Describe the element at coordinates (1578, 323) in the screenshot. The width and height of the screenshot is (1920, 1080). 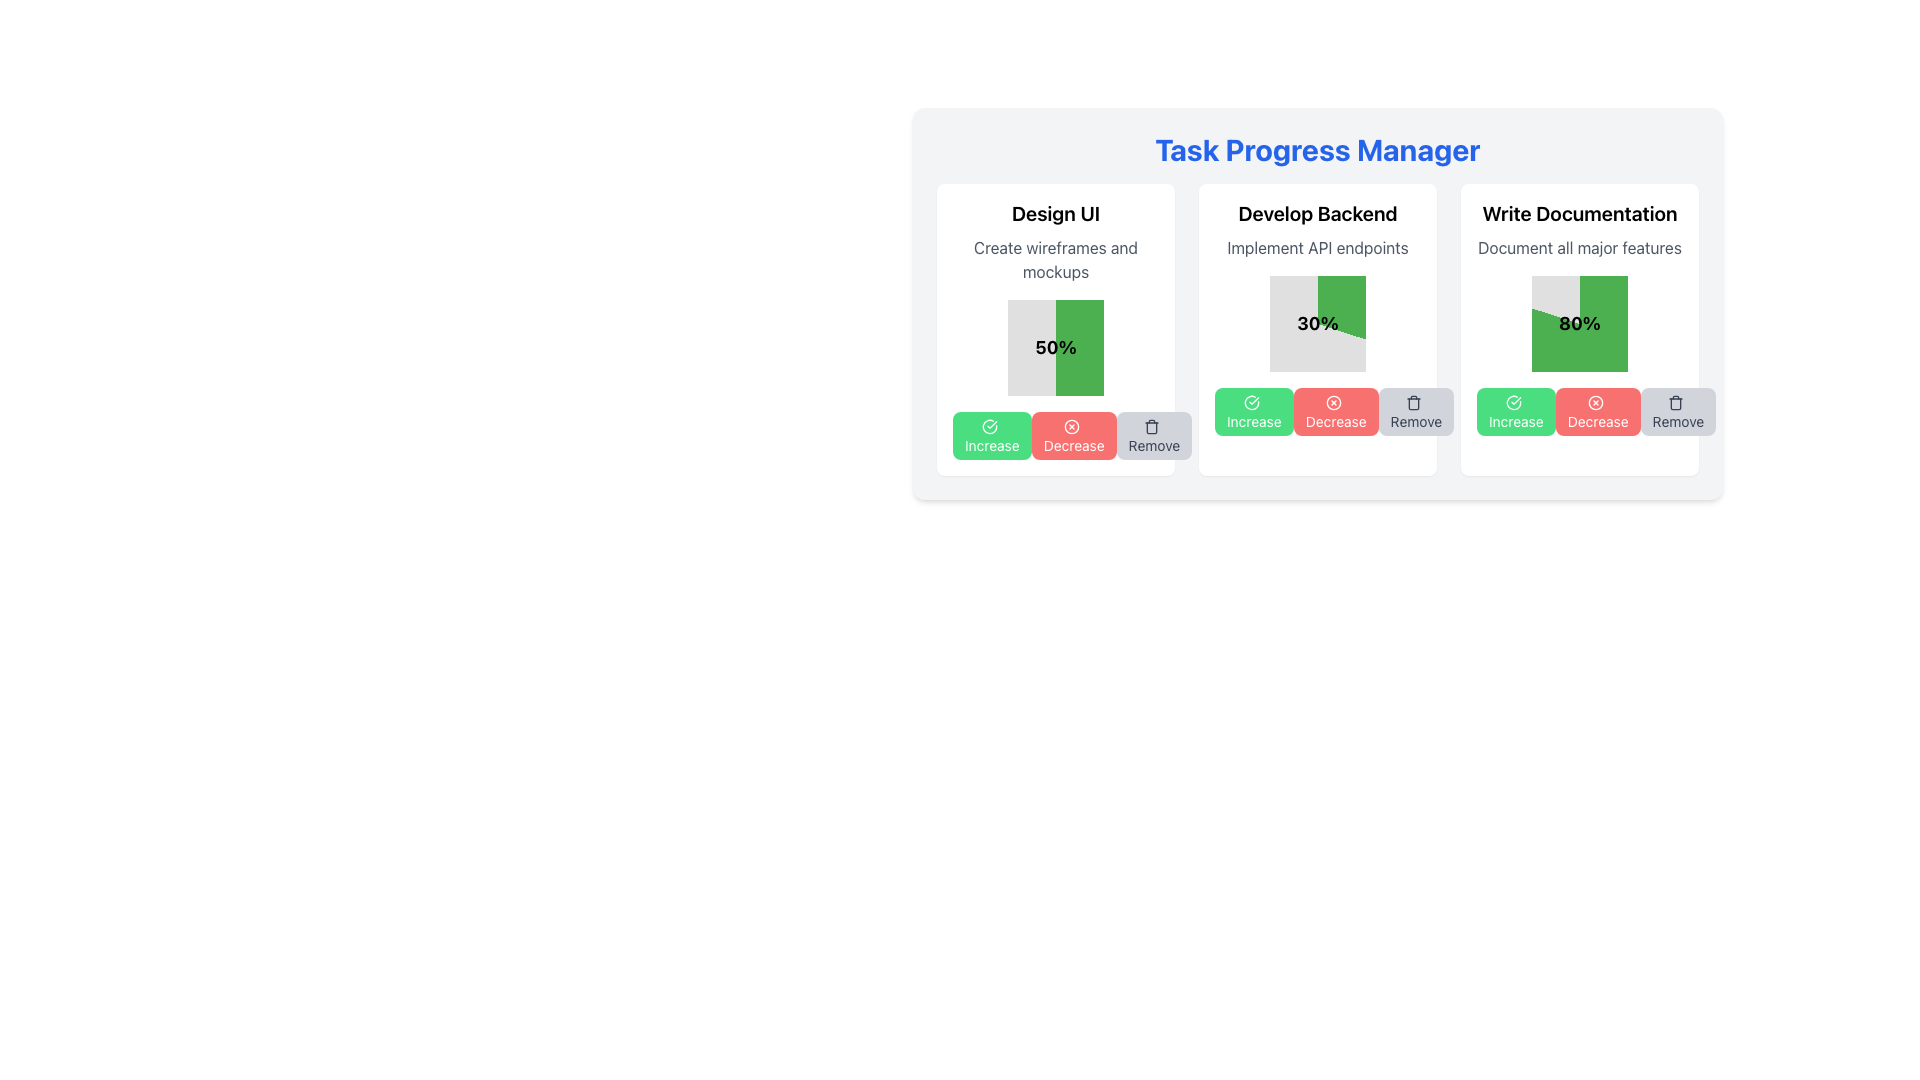
I see `the text display indicating that the 'Write Documentation' task is 80% complete, which is centered on the completion bar within the card titled 'Write Documentation'` at that location.